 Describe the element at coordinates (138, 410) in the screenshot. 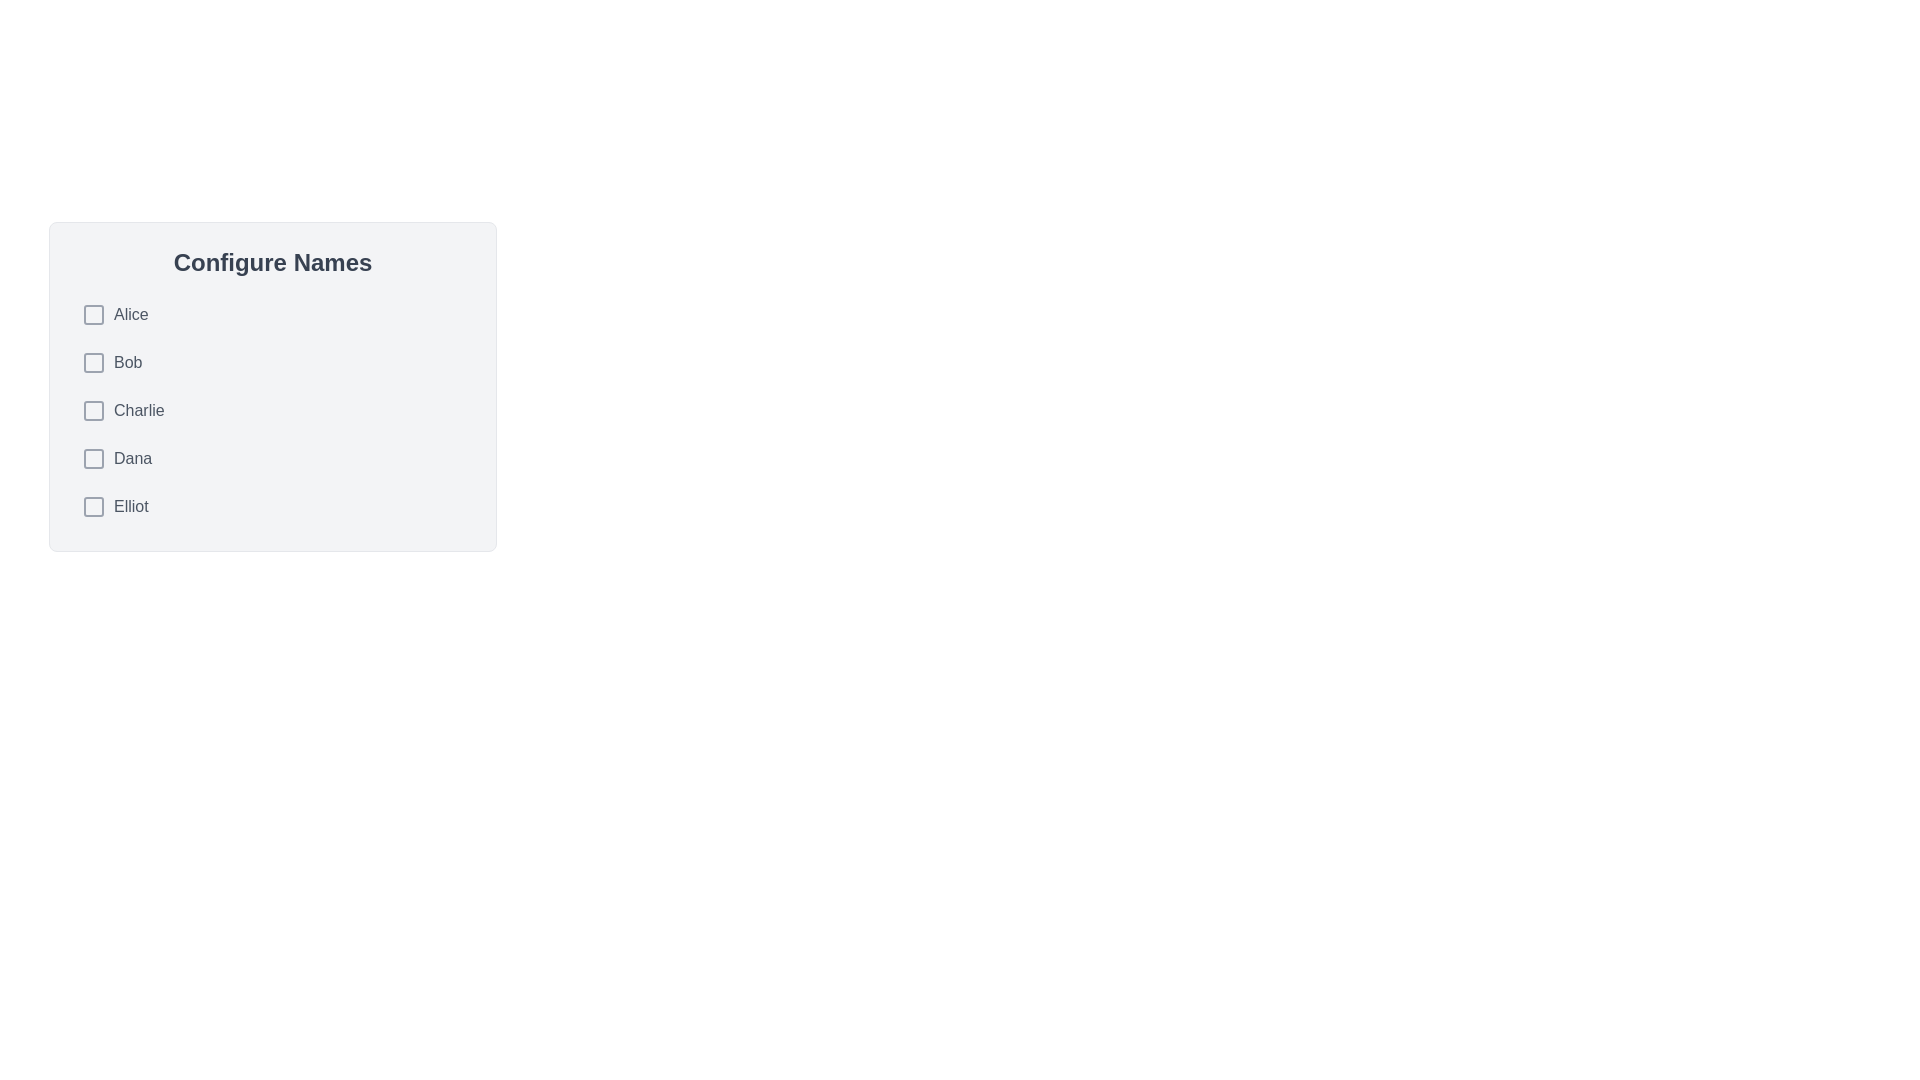

I see `the text label displaying the name 'Charlie', which is the third item in a vertical list of checkbox and label pairs, located slightly to the right of its associated checkbox` at that location.